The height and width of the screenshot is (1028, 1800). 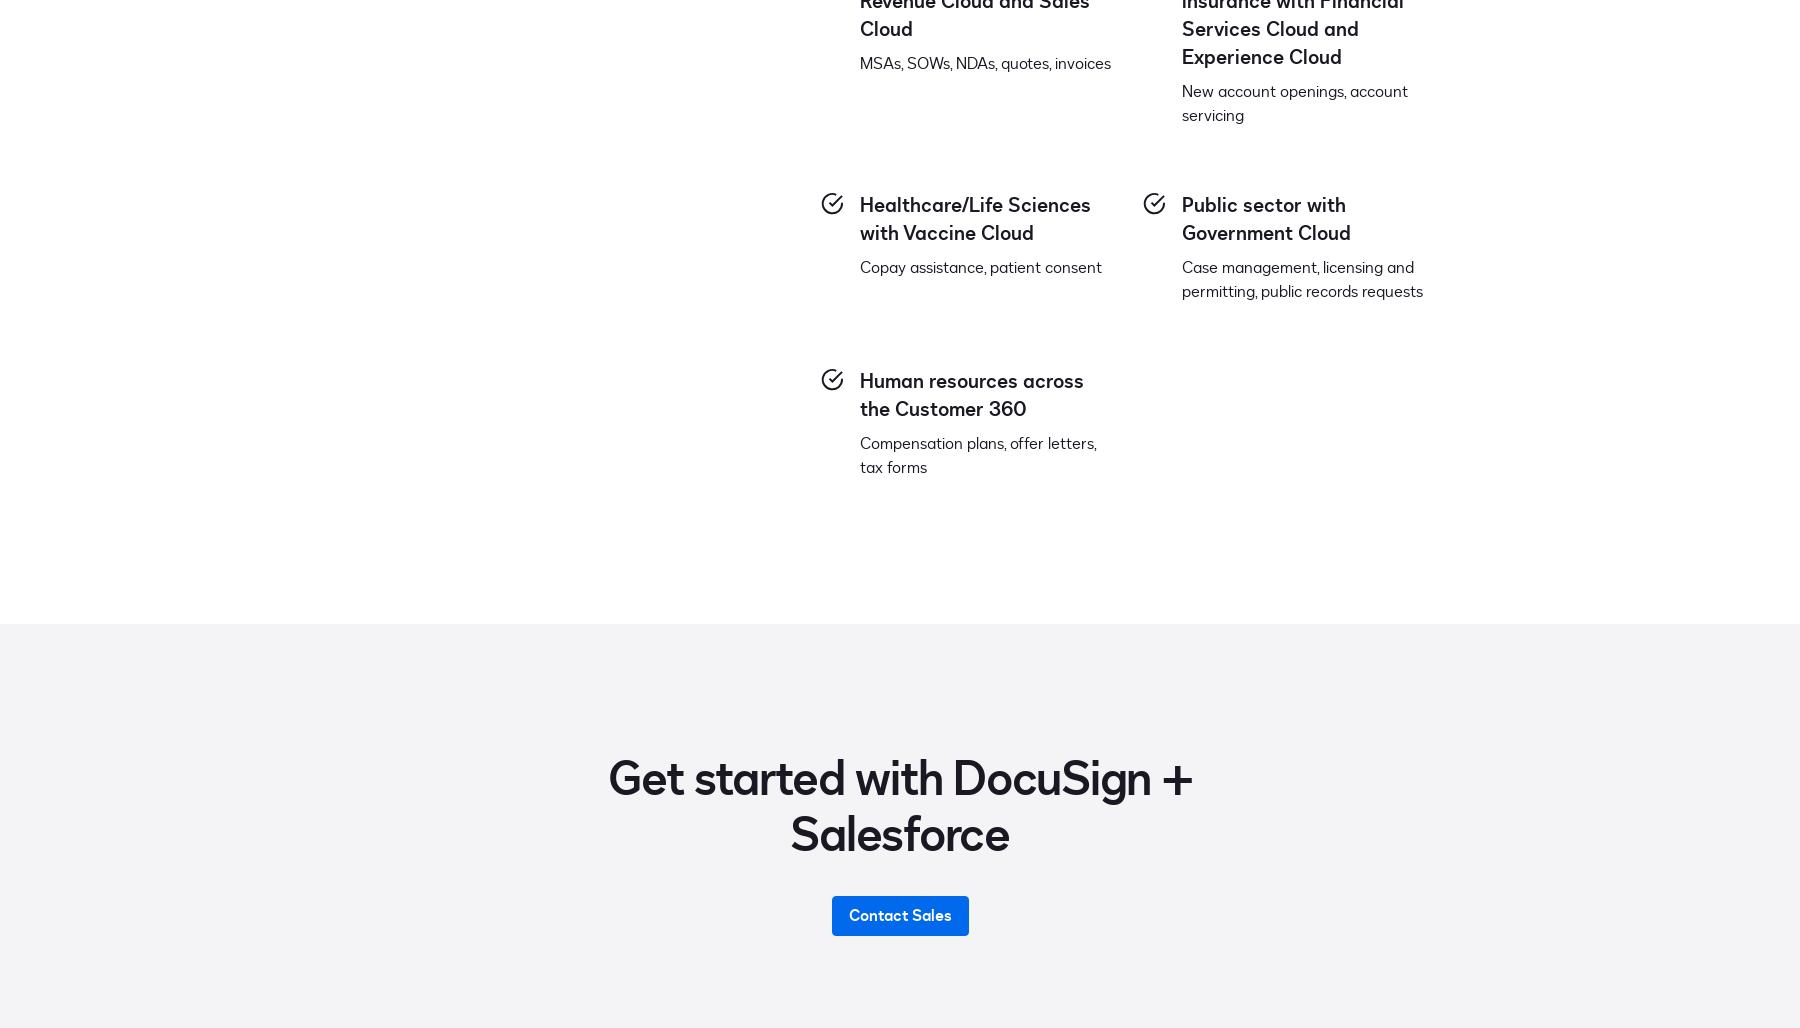 What do you see at coordinates (1294, 102) in the screenshot?
I see `'New account openings, account servicing'` at bounding box center [1294, 102].